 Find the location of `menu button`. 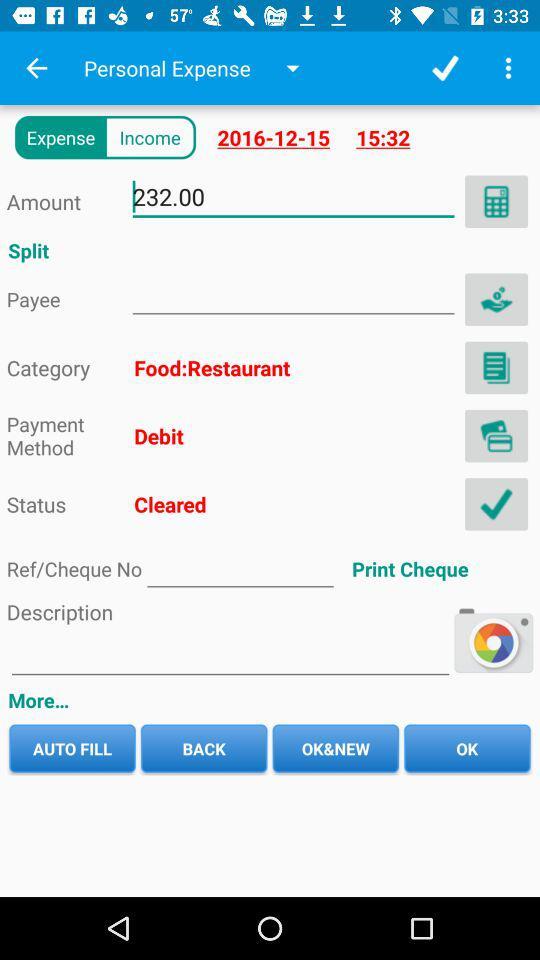

menu button is located at coordinates (508, 68).